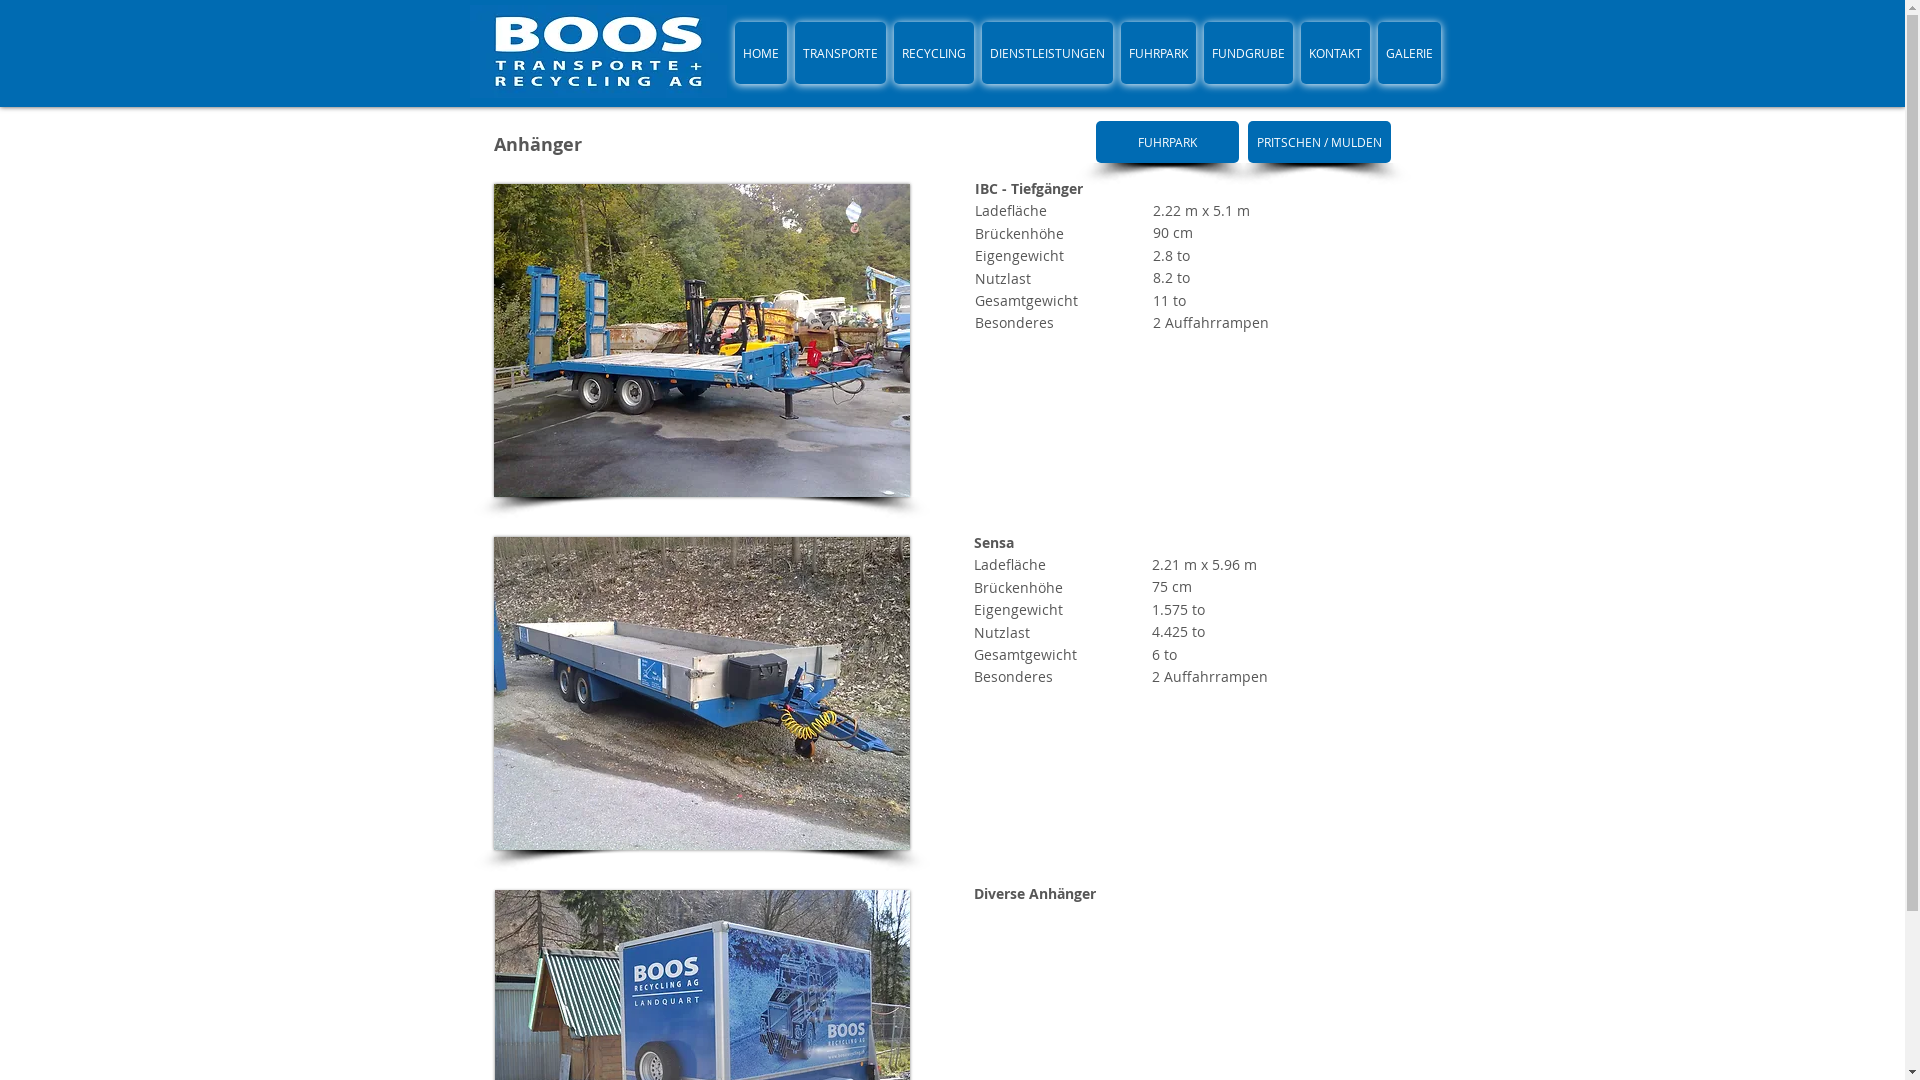 This screenshot has width=1920, height=1080. I want to click on 'DIENSTLEISTUNGEN', so click(1046, 52).